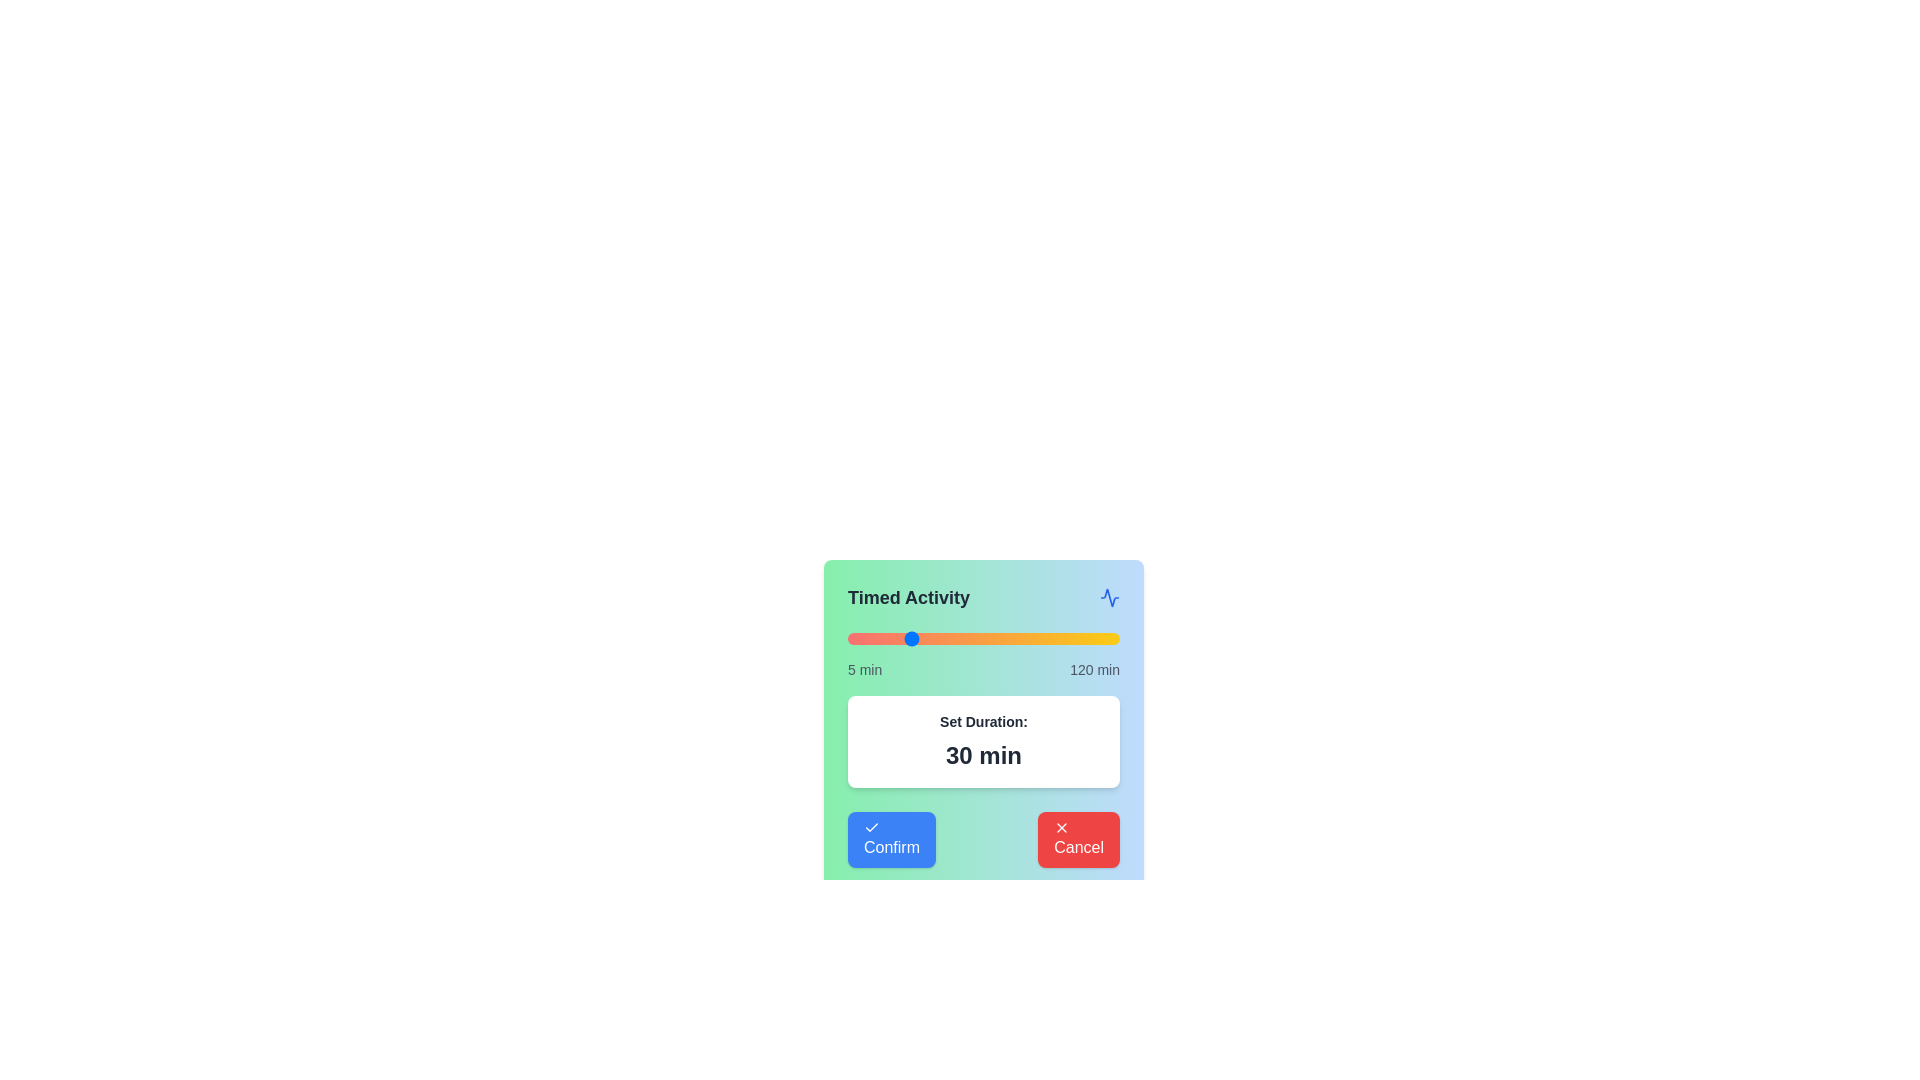 The height and width of the screenshot is (1080, 1920). Describe the element at coordinates (1071, 639) in the screenshot. I see `the slider to set the activity duration to 100 minutes` at that location.